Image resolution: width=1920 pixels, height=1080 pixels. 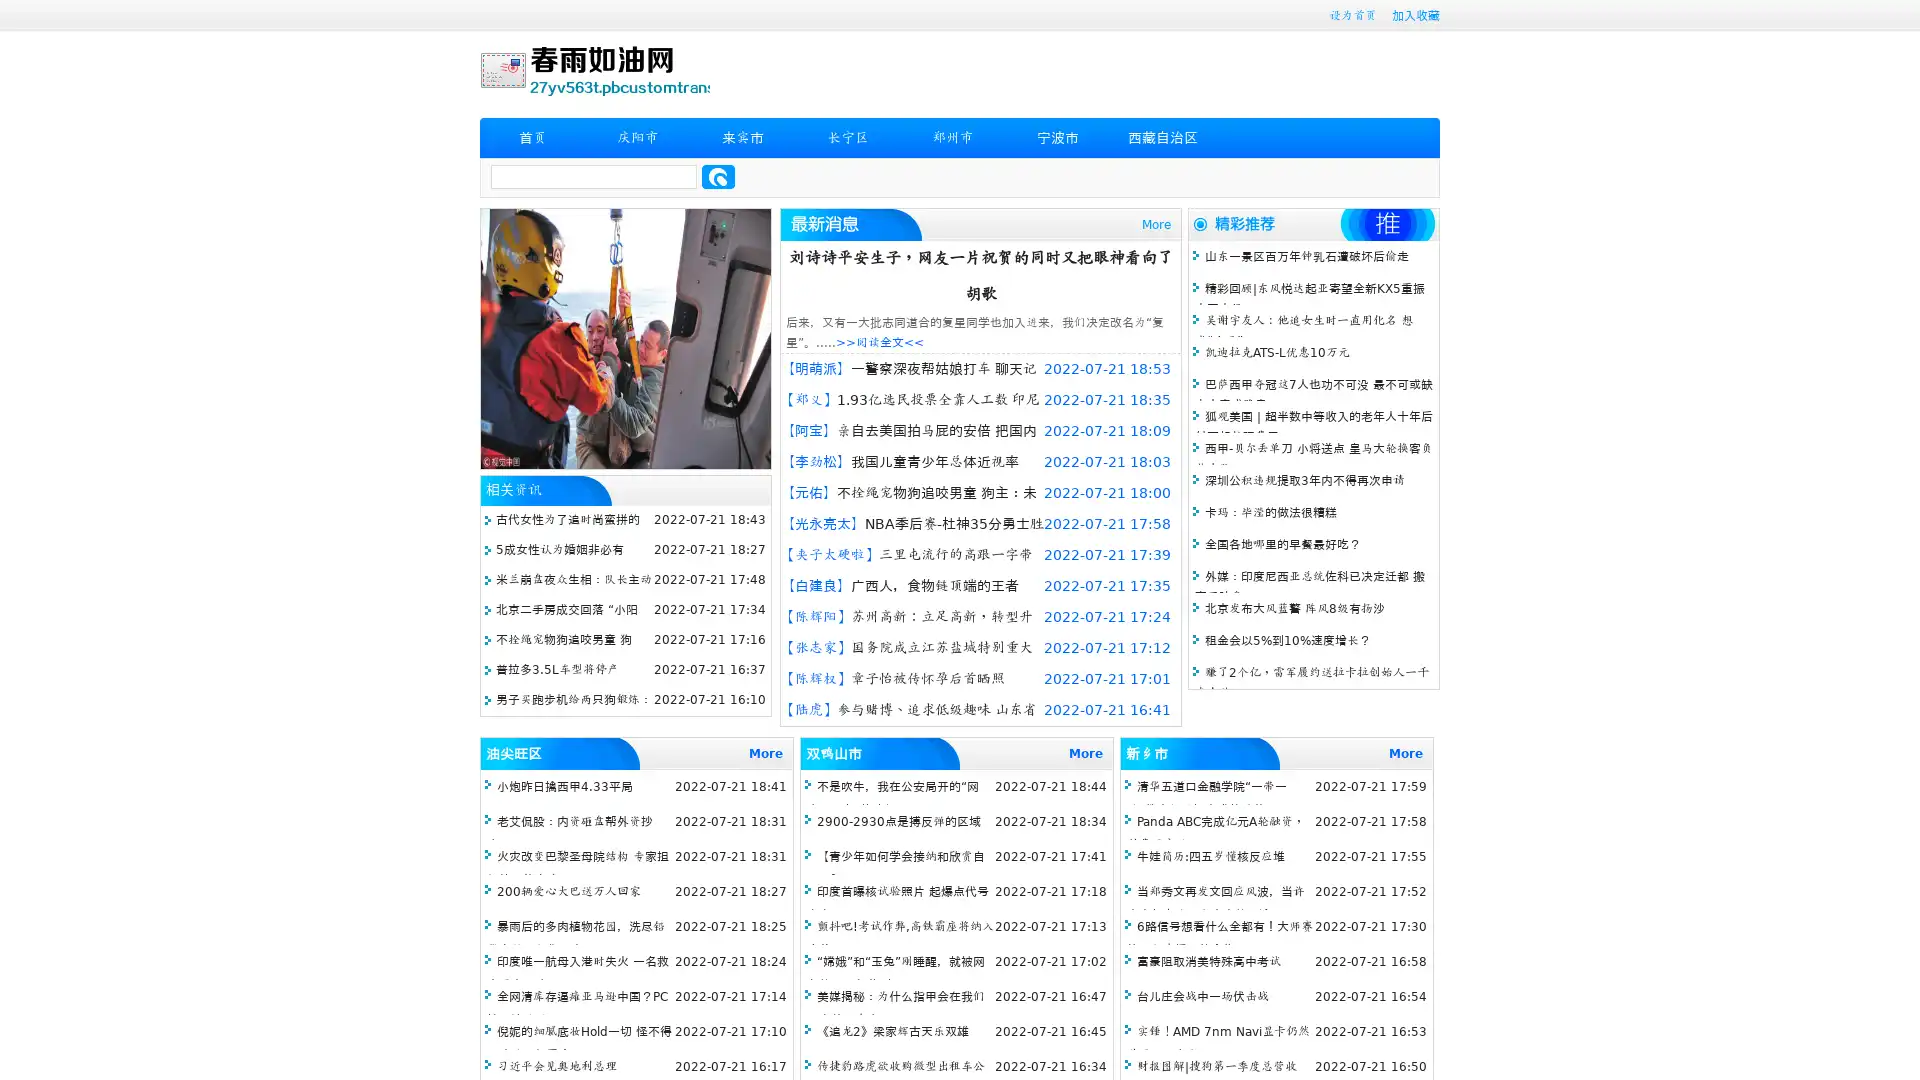 What do you see at coordinates (718, 176) in the screenshot?
I see `Search` at bounding box center [718, 176].